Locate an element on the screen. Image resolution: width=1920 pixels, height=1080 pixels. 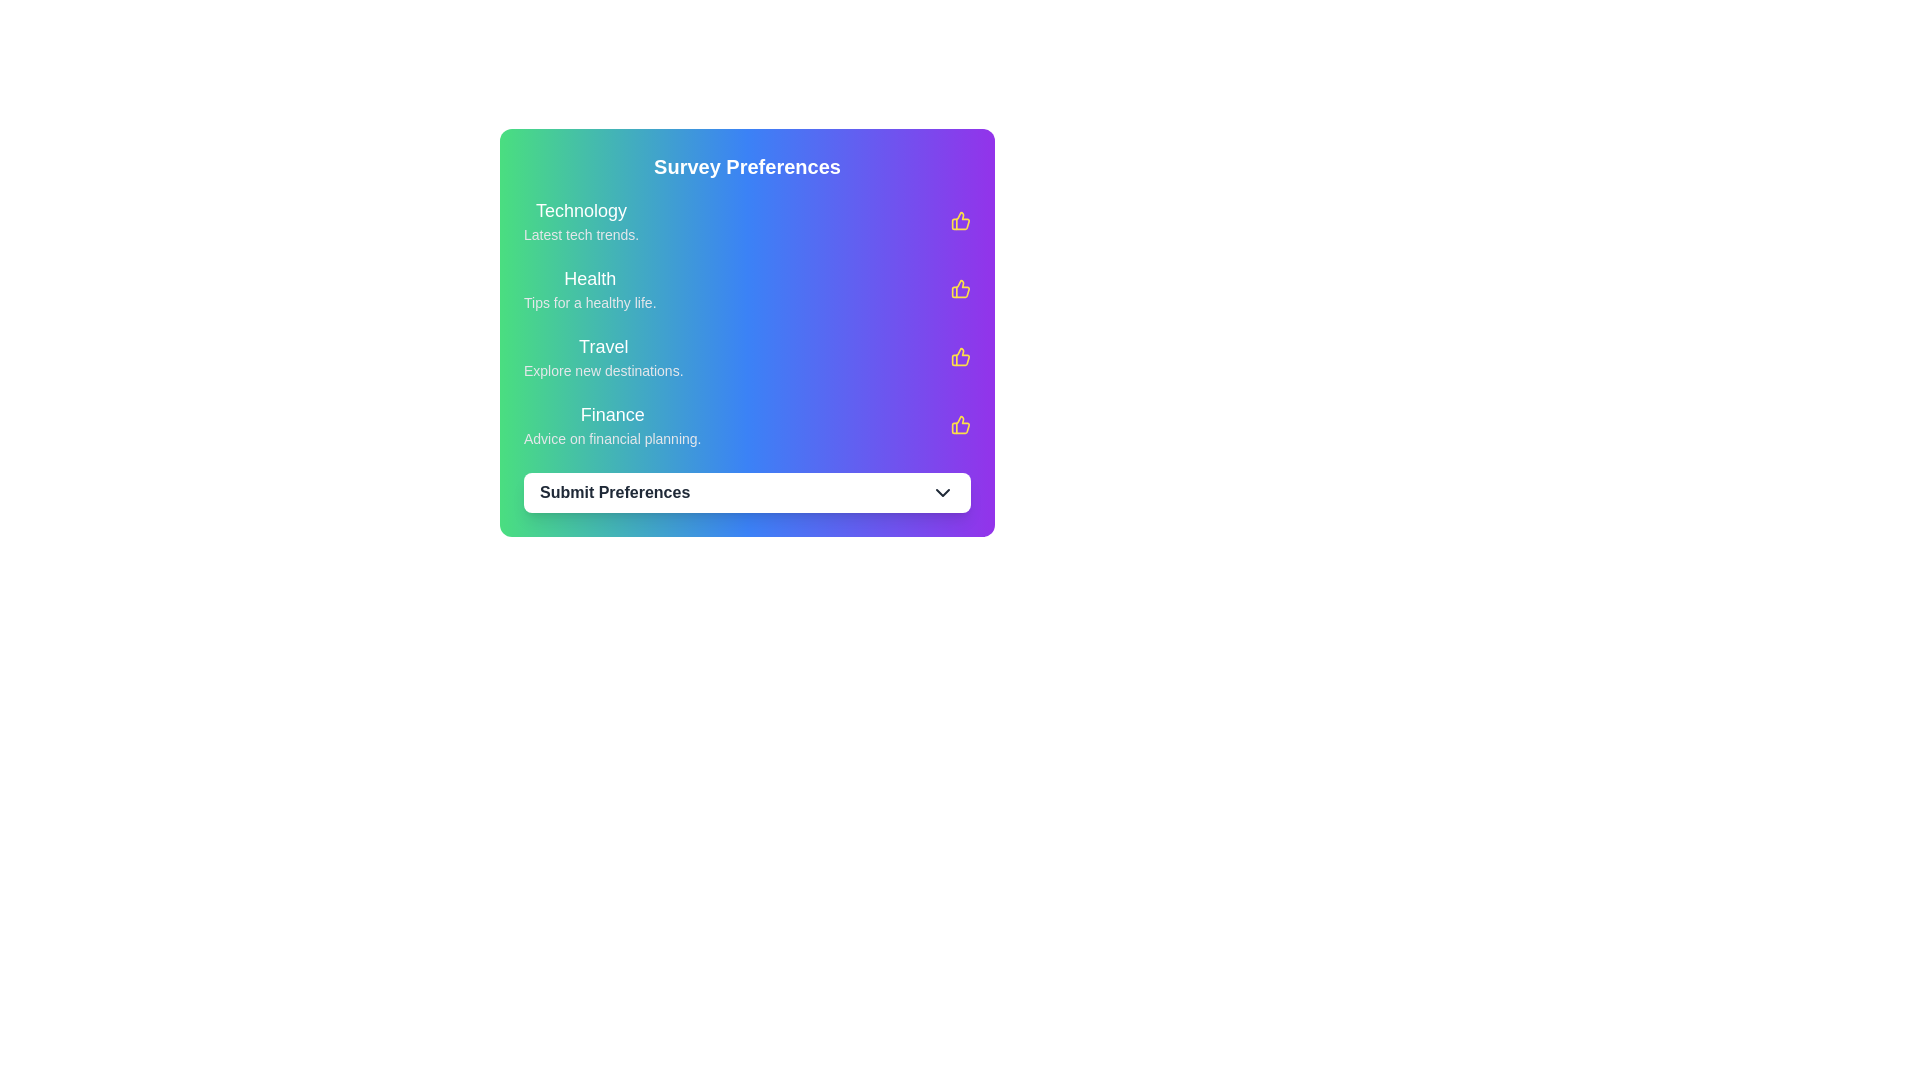
the downward-pointing chevron icon located is located at coordinates (941, 493).